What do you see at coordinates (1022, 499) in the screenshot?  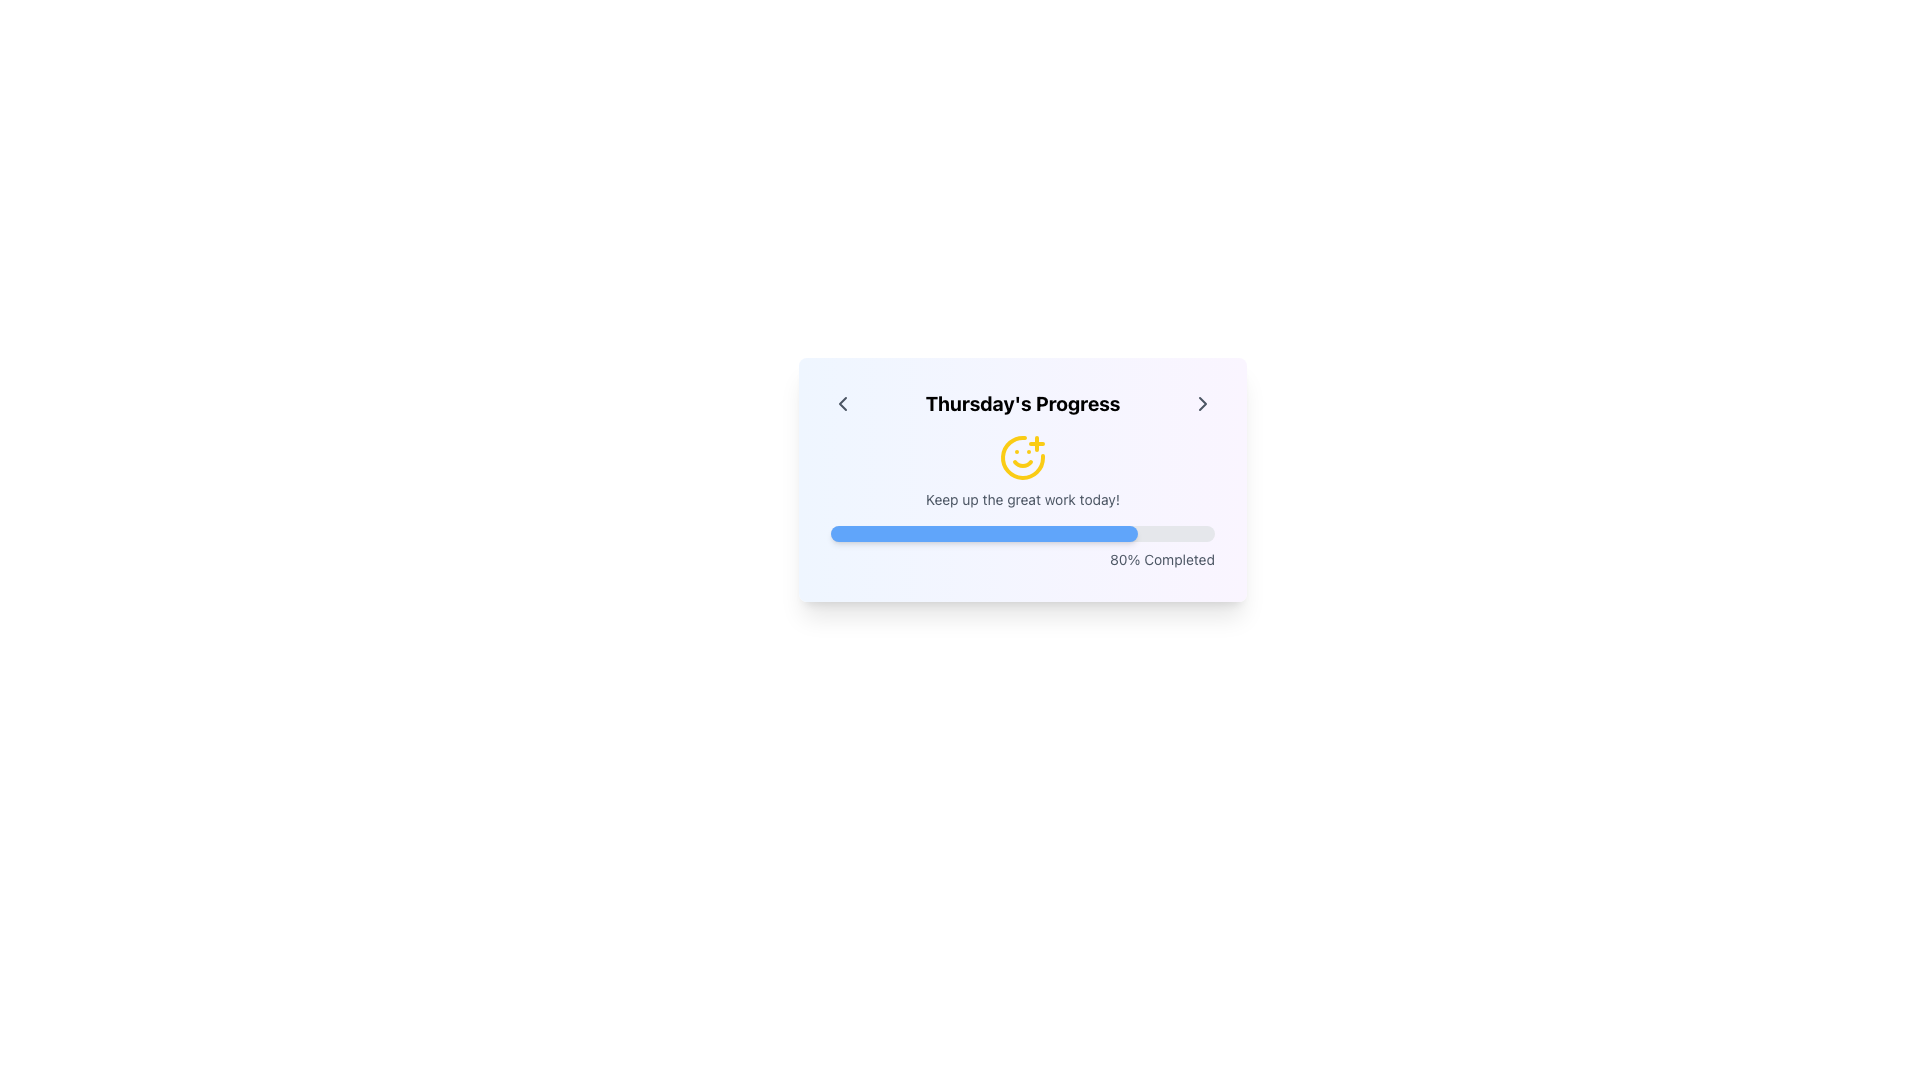 I see `the motivational message text label located below the smiley face icon and above the progress bar in the card-like UI section` at bounding box center [1022, 499].